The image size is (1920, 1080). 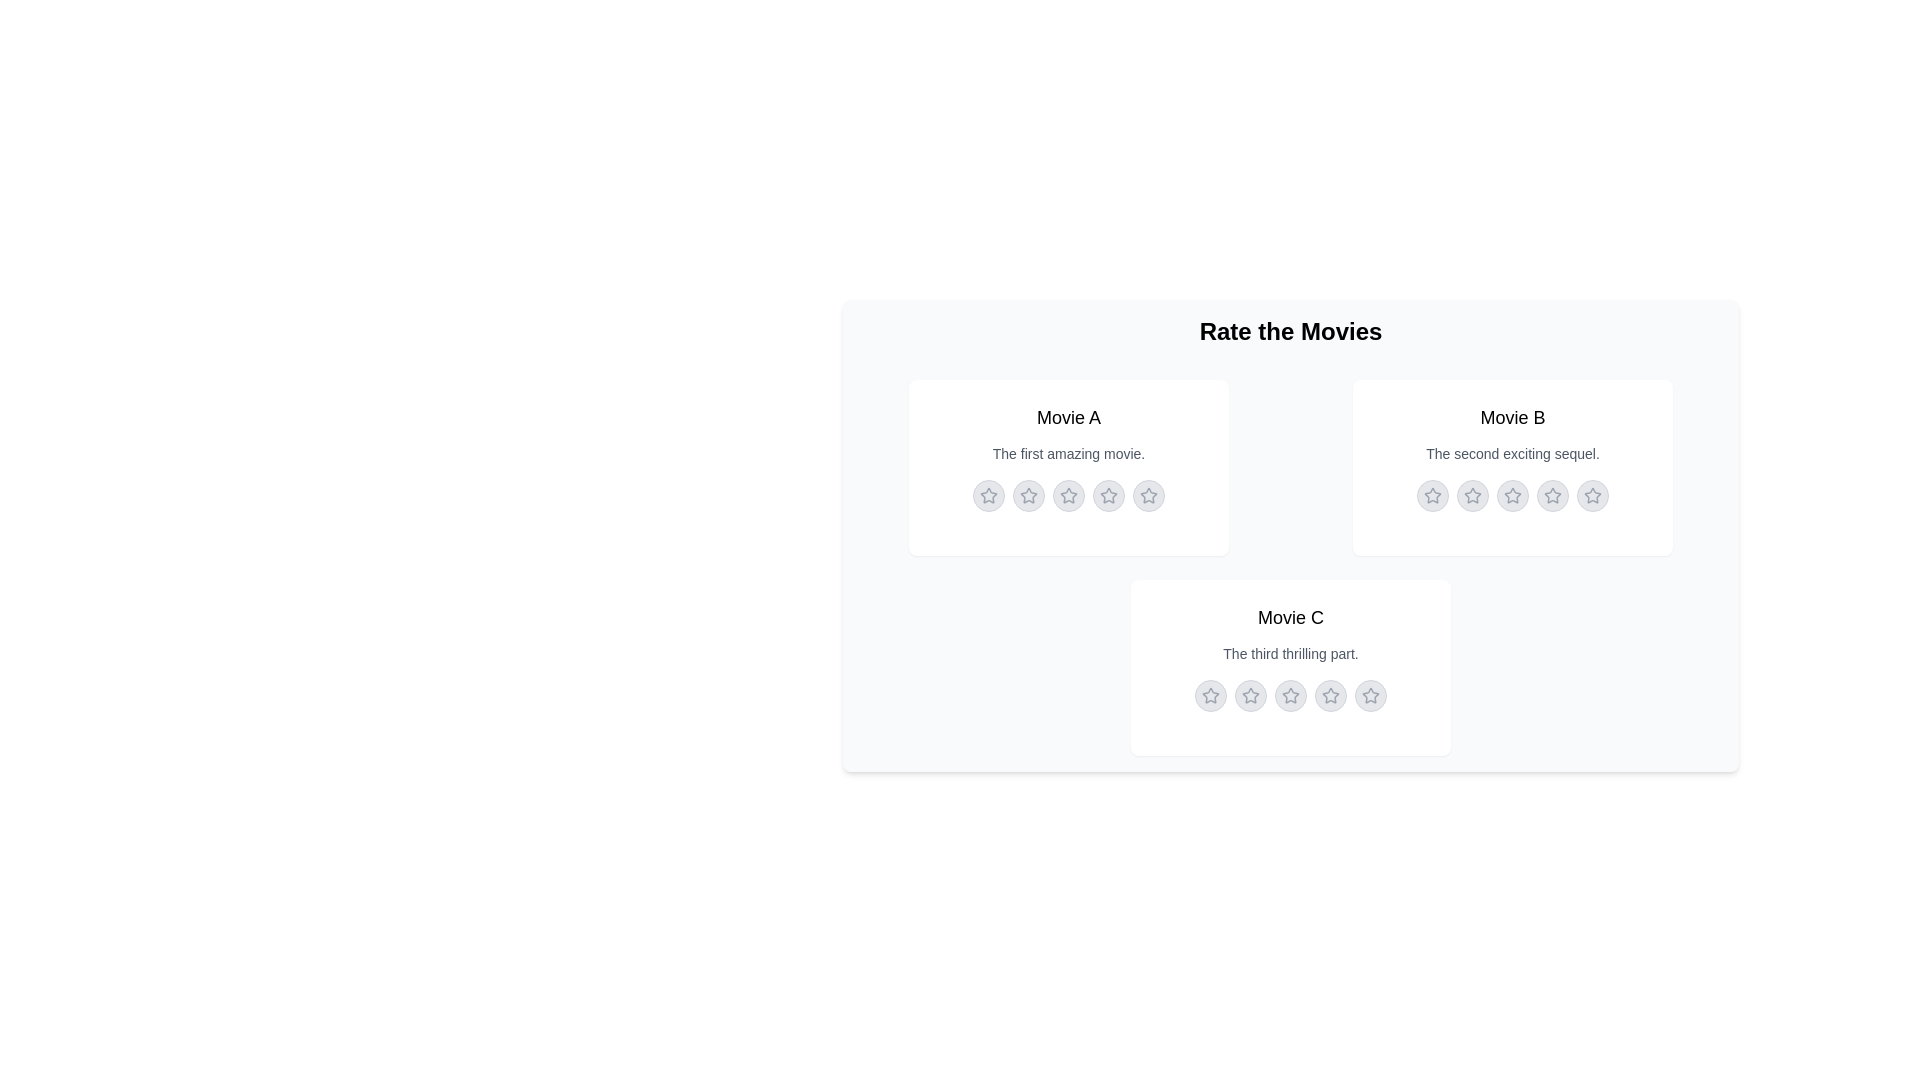 I want to click on the fifth star icon in the horizontal rating component under 'Movie A' to rate 5, so click(x=1148, y=495).